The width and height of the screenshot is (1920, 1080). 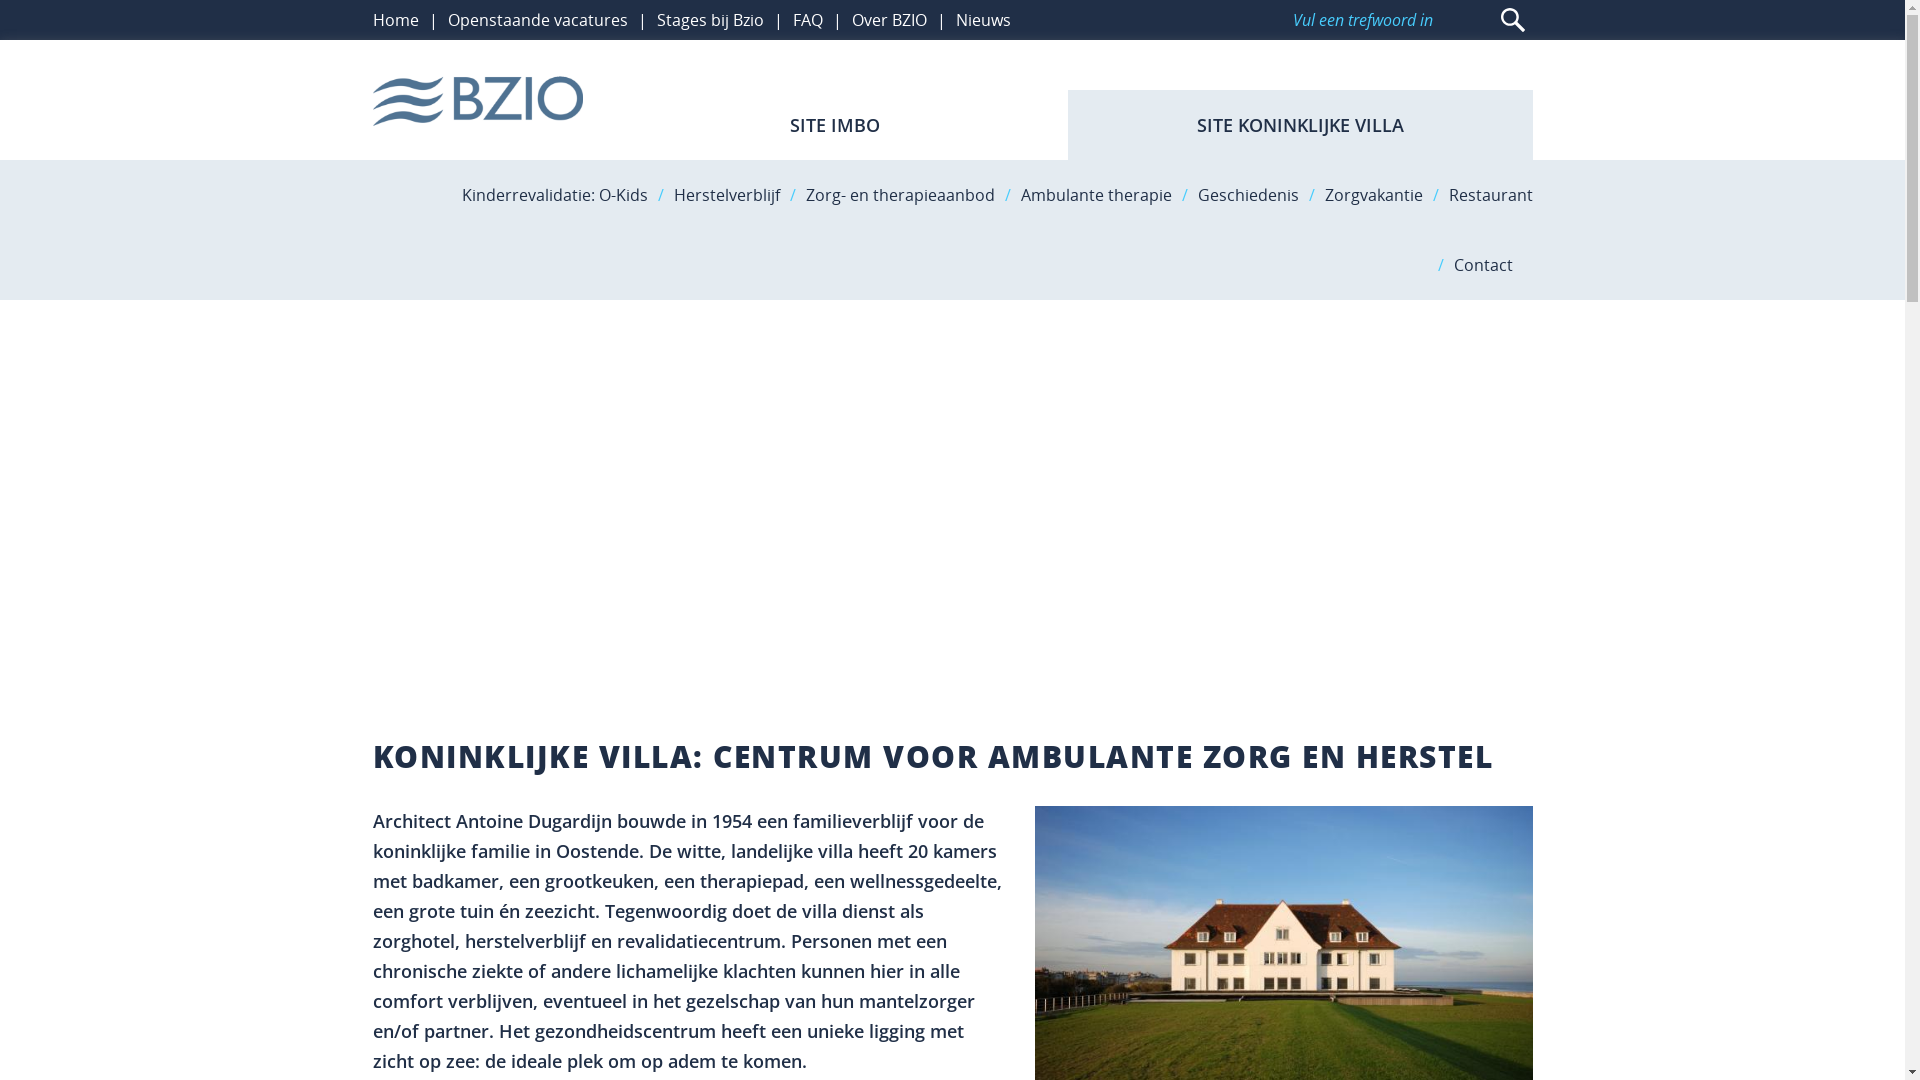 I want to click on 'Restaurant', so click(x=1489, y=195).